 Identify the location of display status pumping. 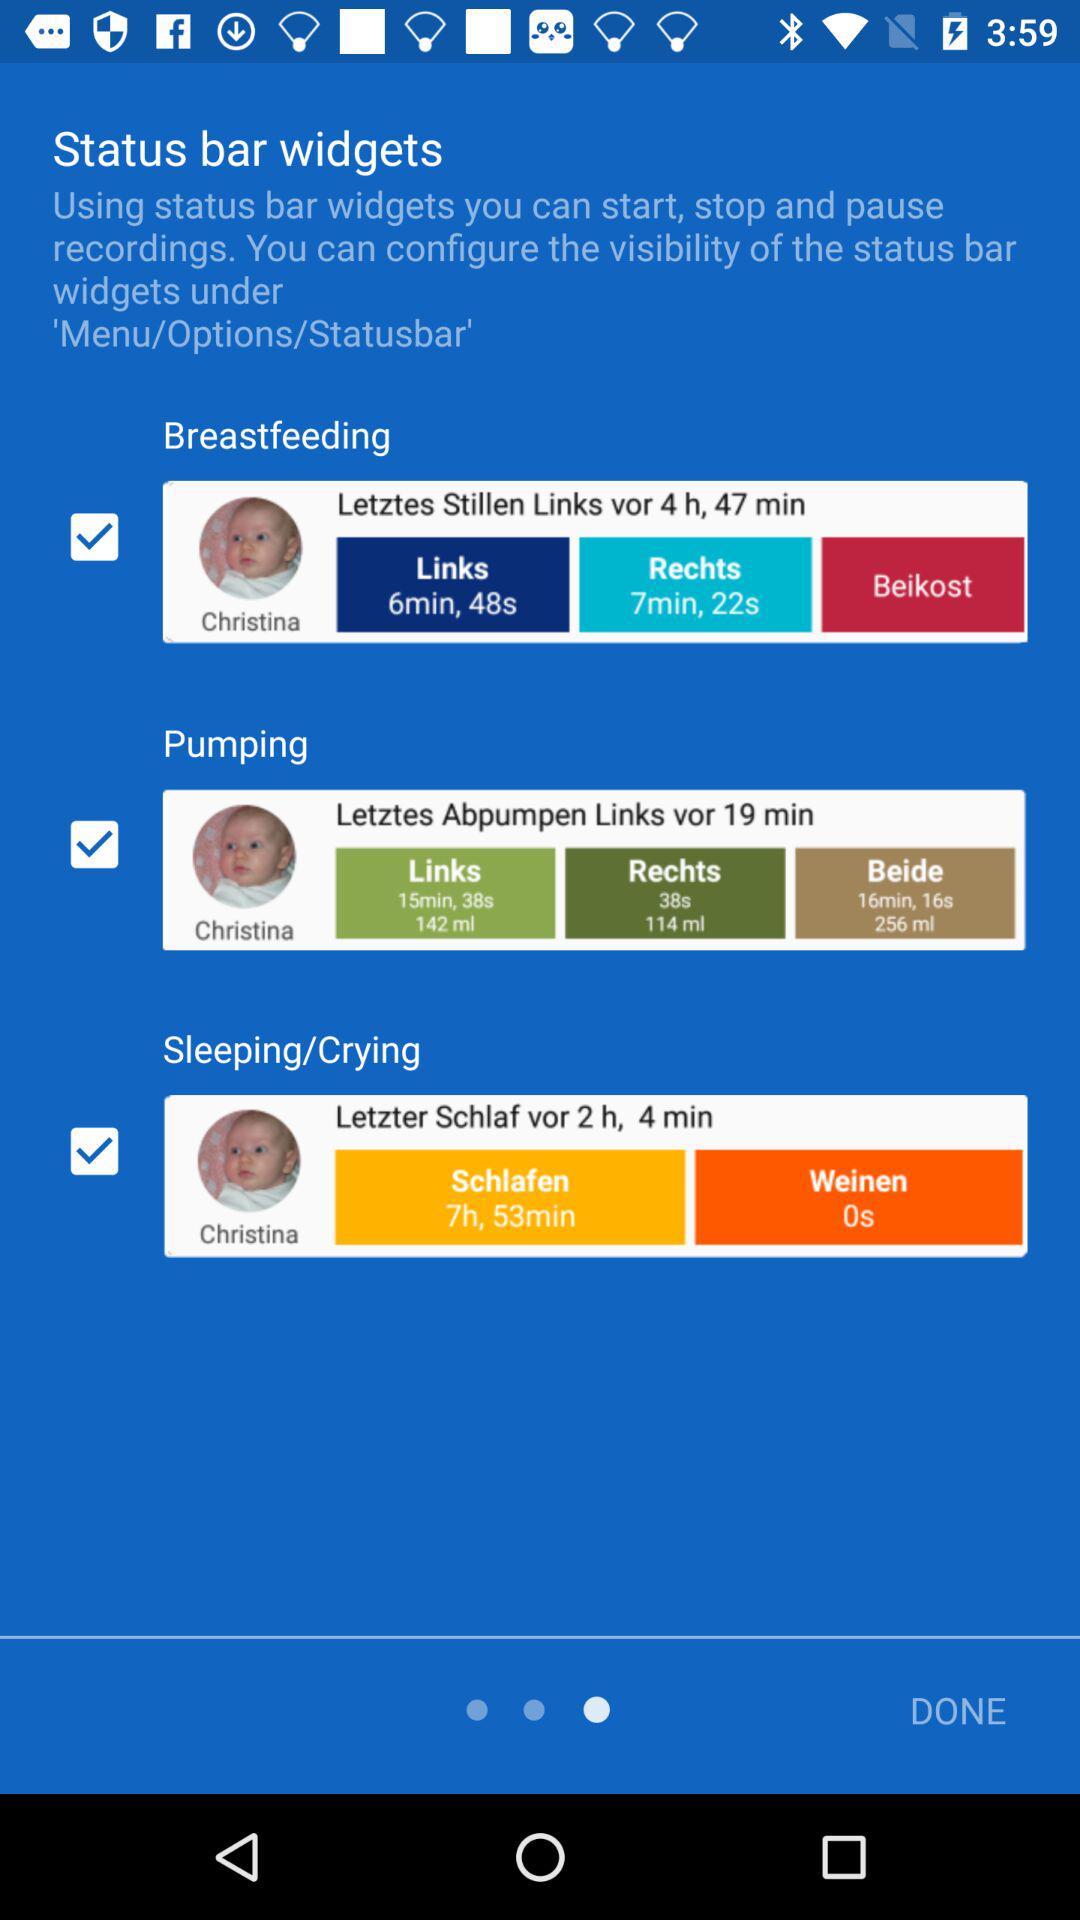
(94, 844).